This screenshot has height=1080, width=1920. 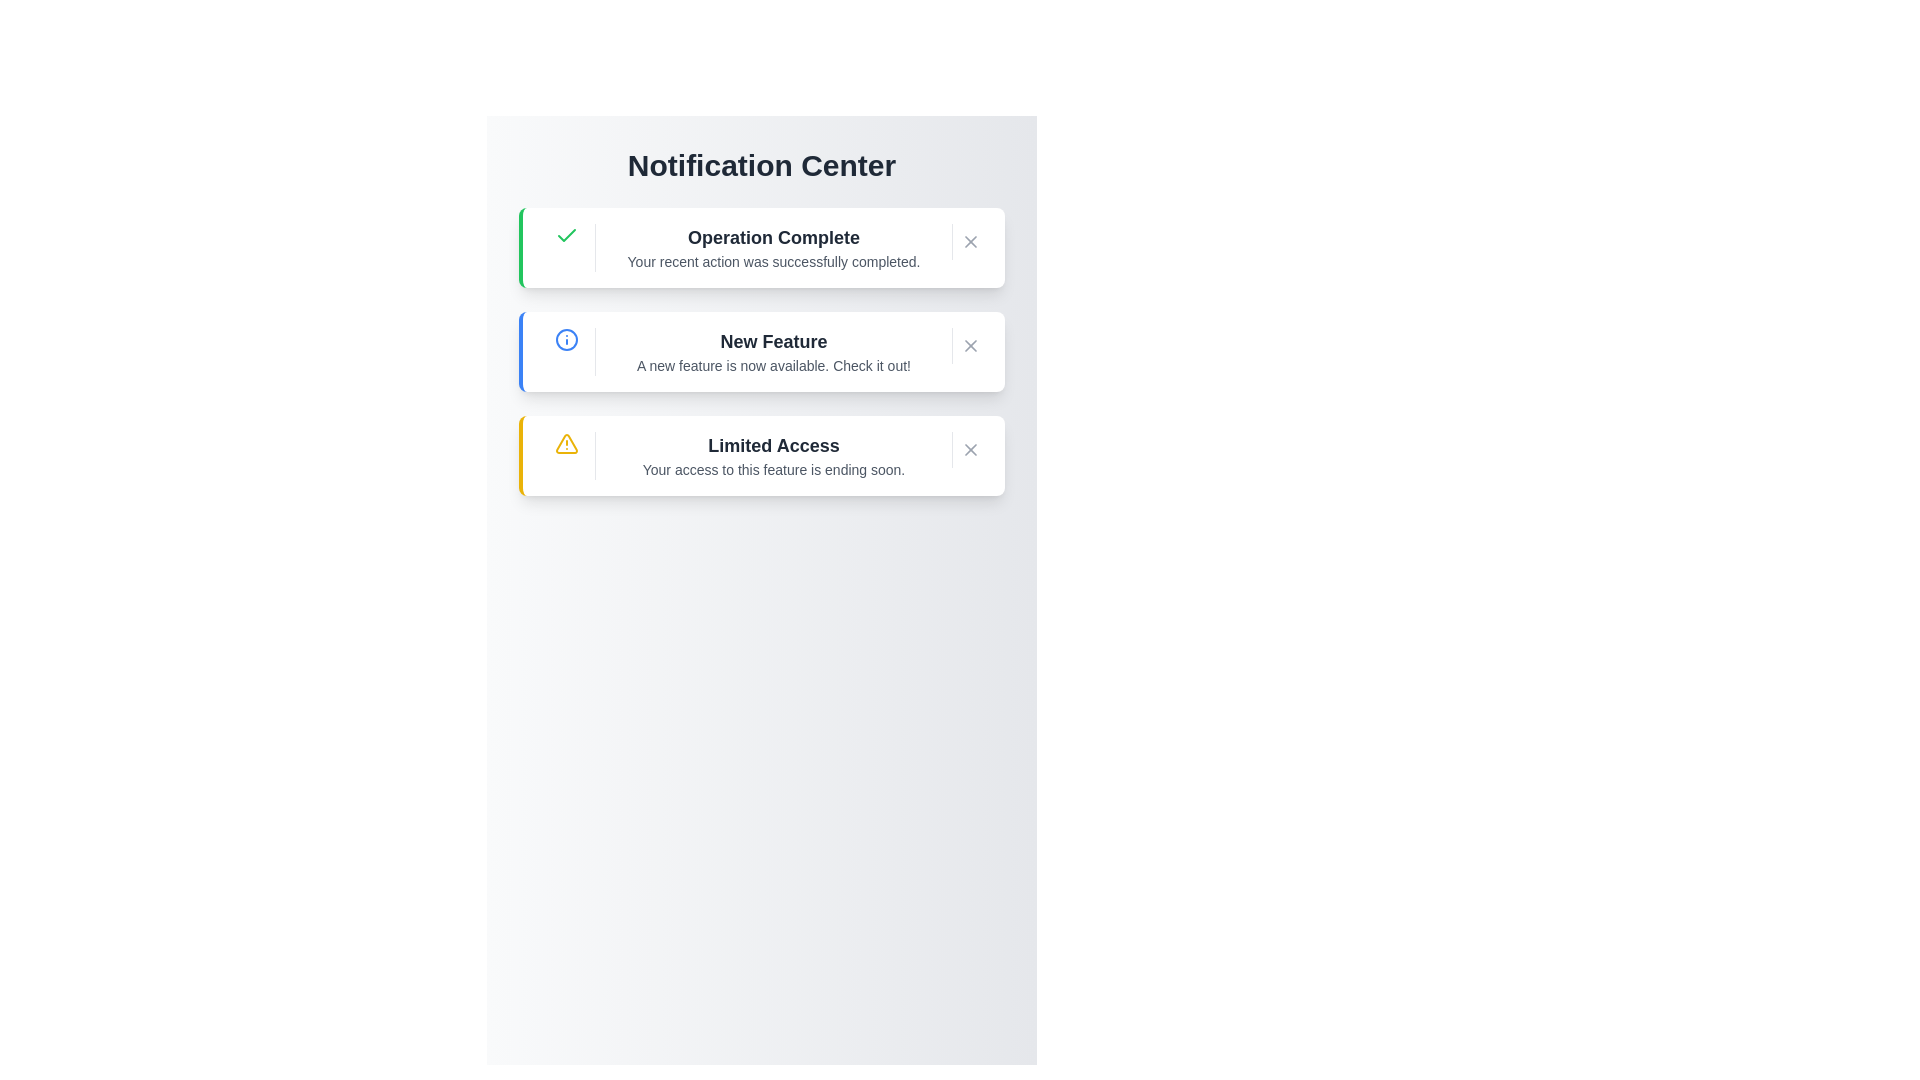 What do you see at coordinates (761, 164) in the screenshot?
I see `the large, bold header displaying 'Notification Center' in dark gray color, located at the top center of the notification panel` at bounding box center [761, 164].